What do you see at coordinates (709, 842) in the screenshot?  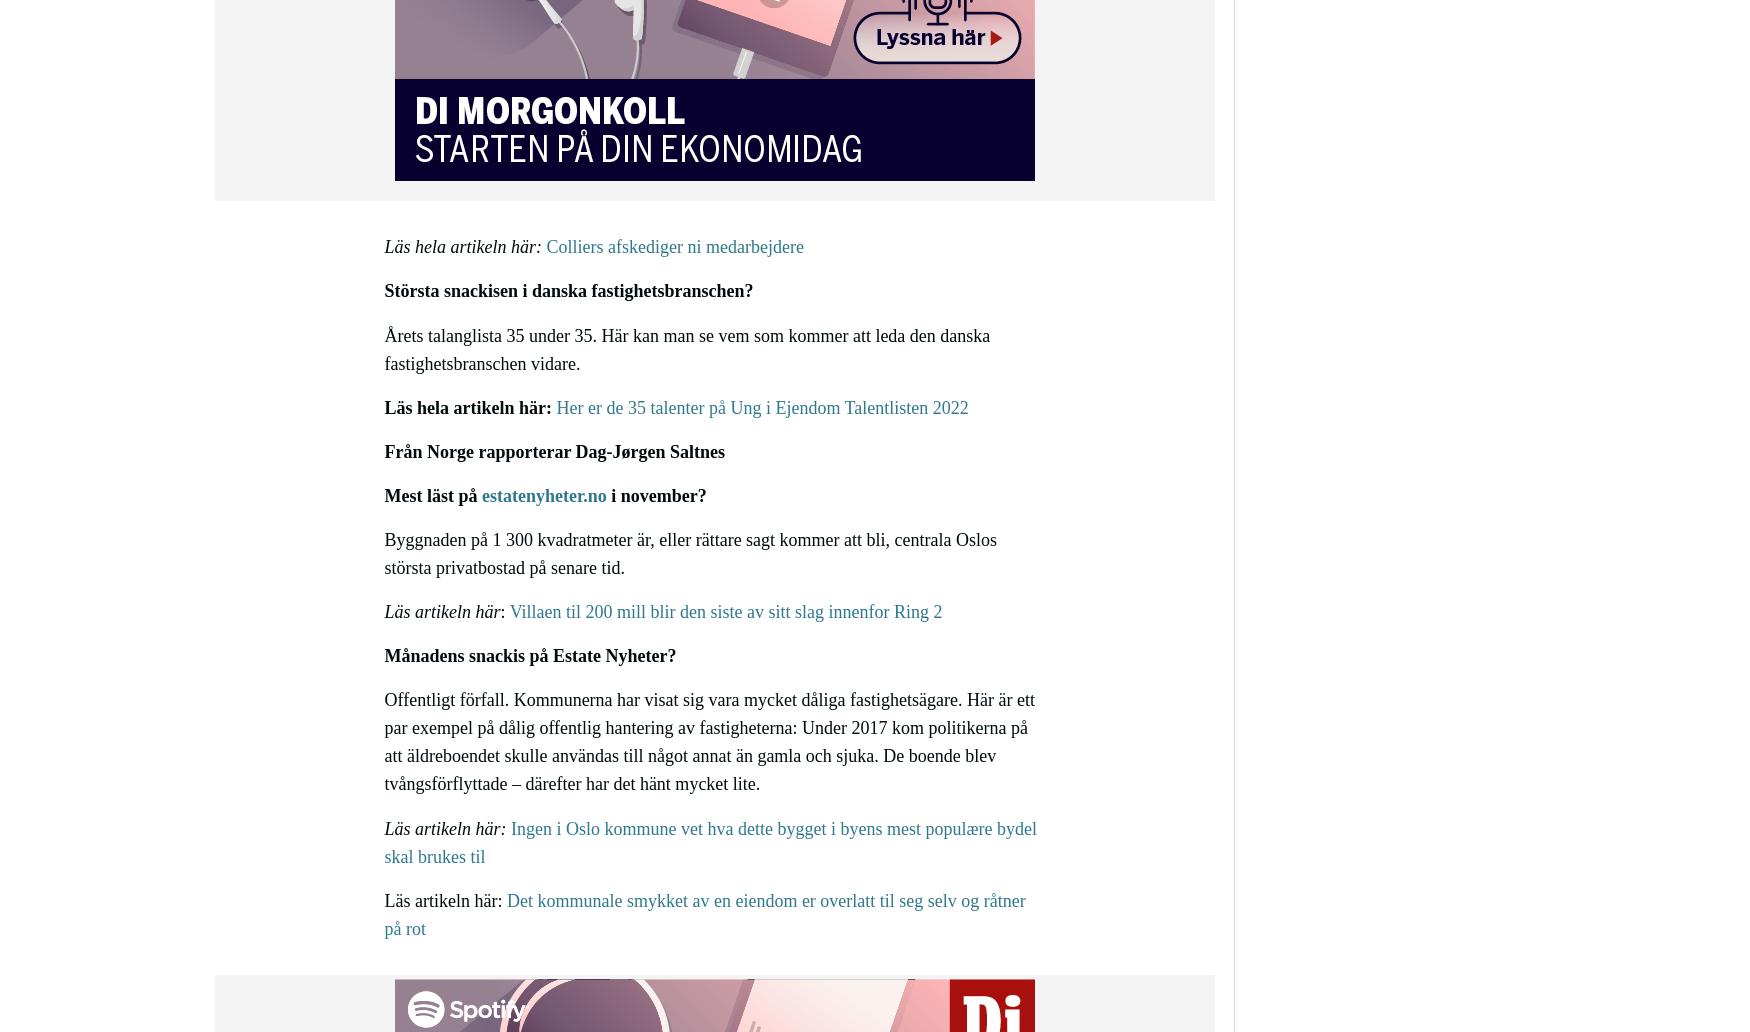 I see `'Ingen i Oslo kommune vet hva dette bygget i byens mest populære bydel skal brukes til'` at bounding box center [709, 842].